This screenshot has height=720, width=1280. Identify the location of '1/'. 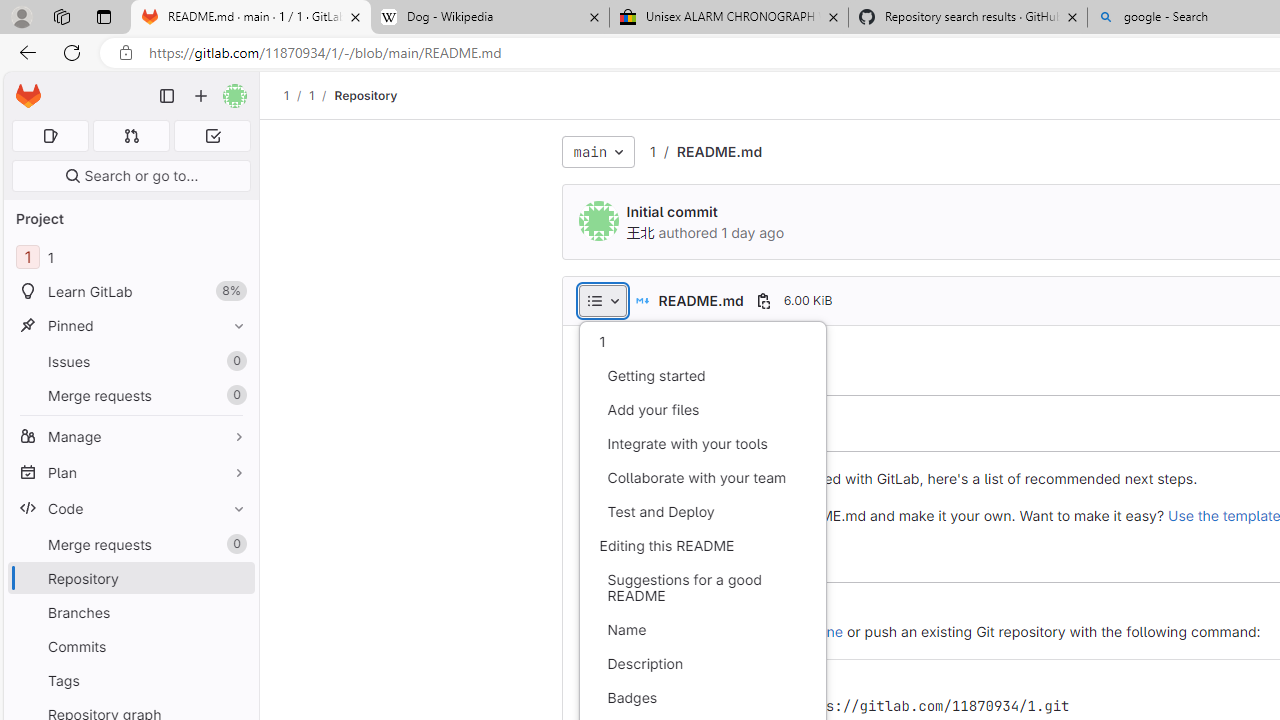
(321, 95).